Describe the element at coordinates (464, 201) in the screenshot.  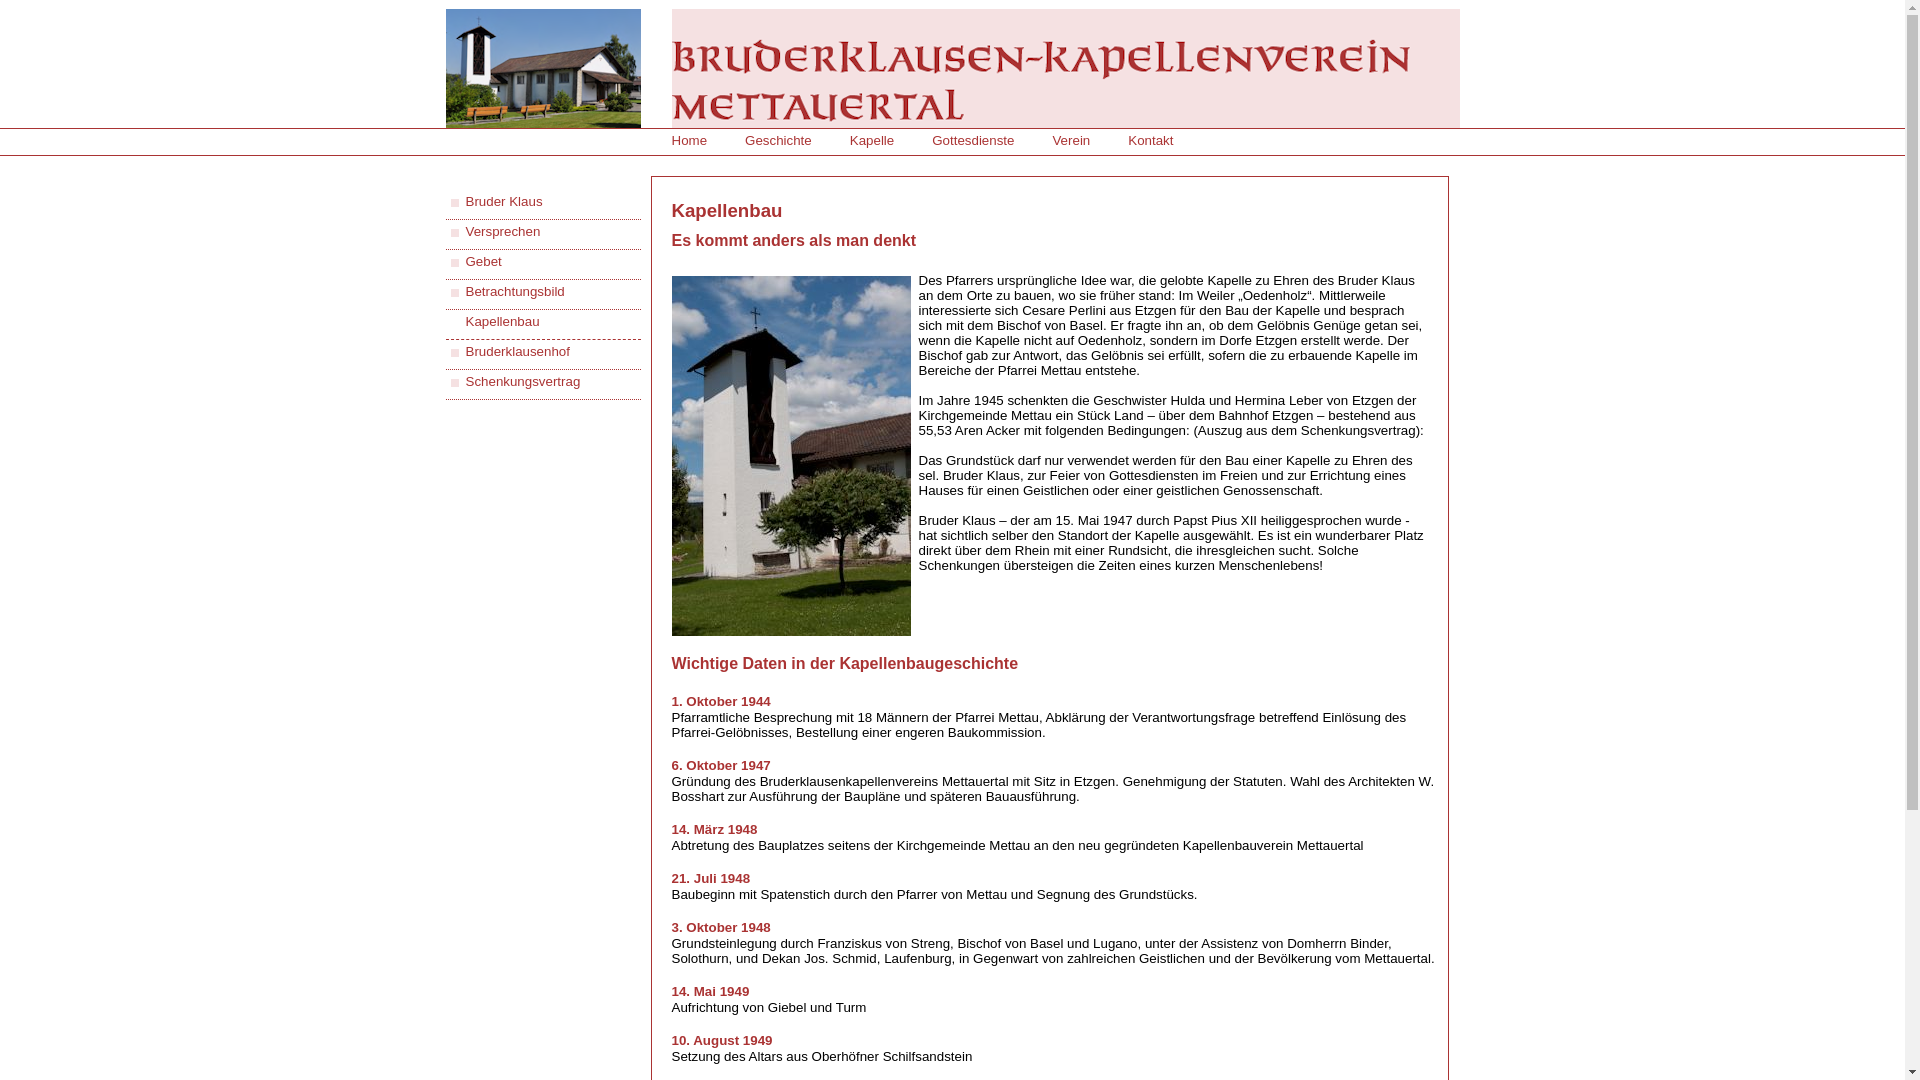
I see `'Bruder Klaus'` at that location.